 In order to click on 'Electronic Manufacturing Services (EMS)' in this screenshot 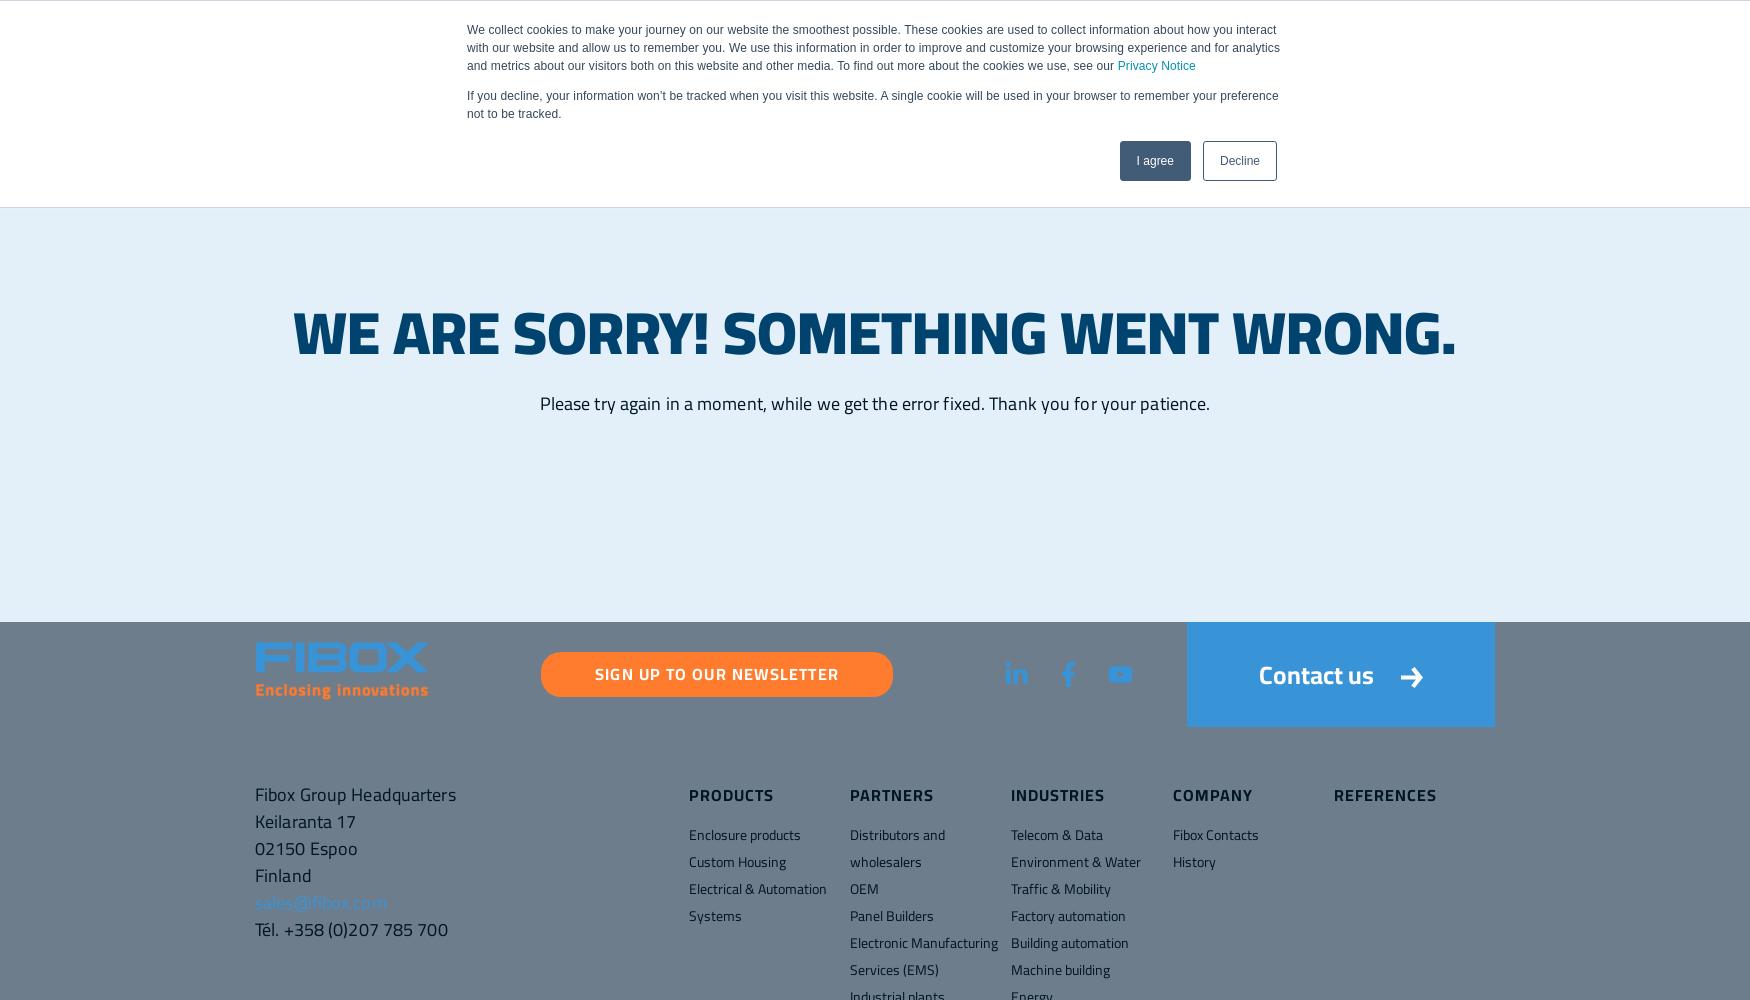, I will do `click(923, 955)`.